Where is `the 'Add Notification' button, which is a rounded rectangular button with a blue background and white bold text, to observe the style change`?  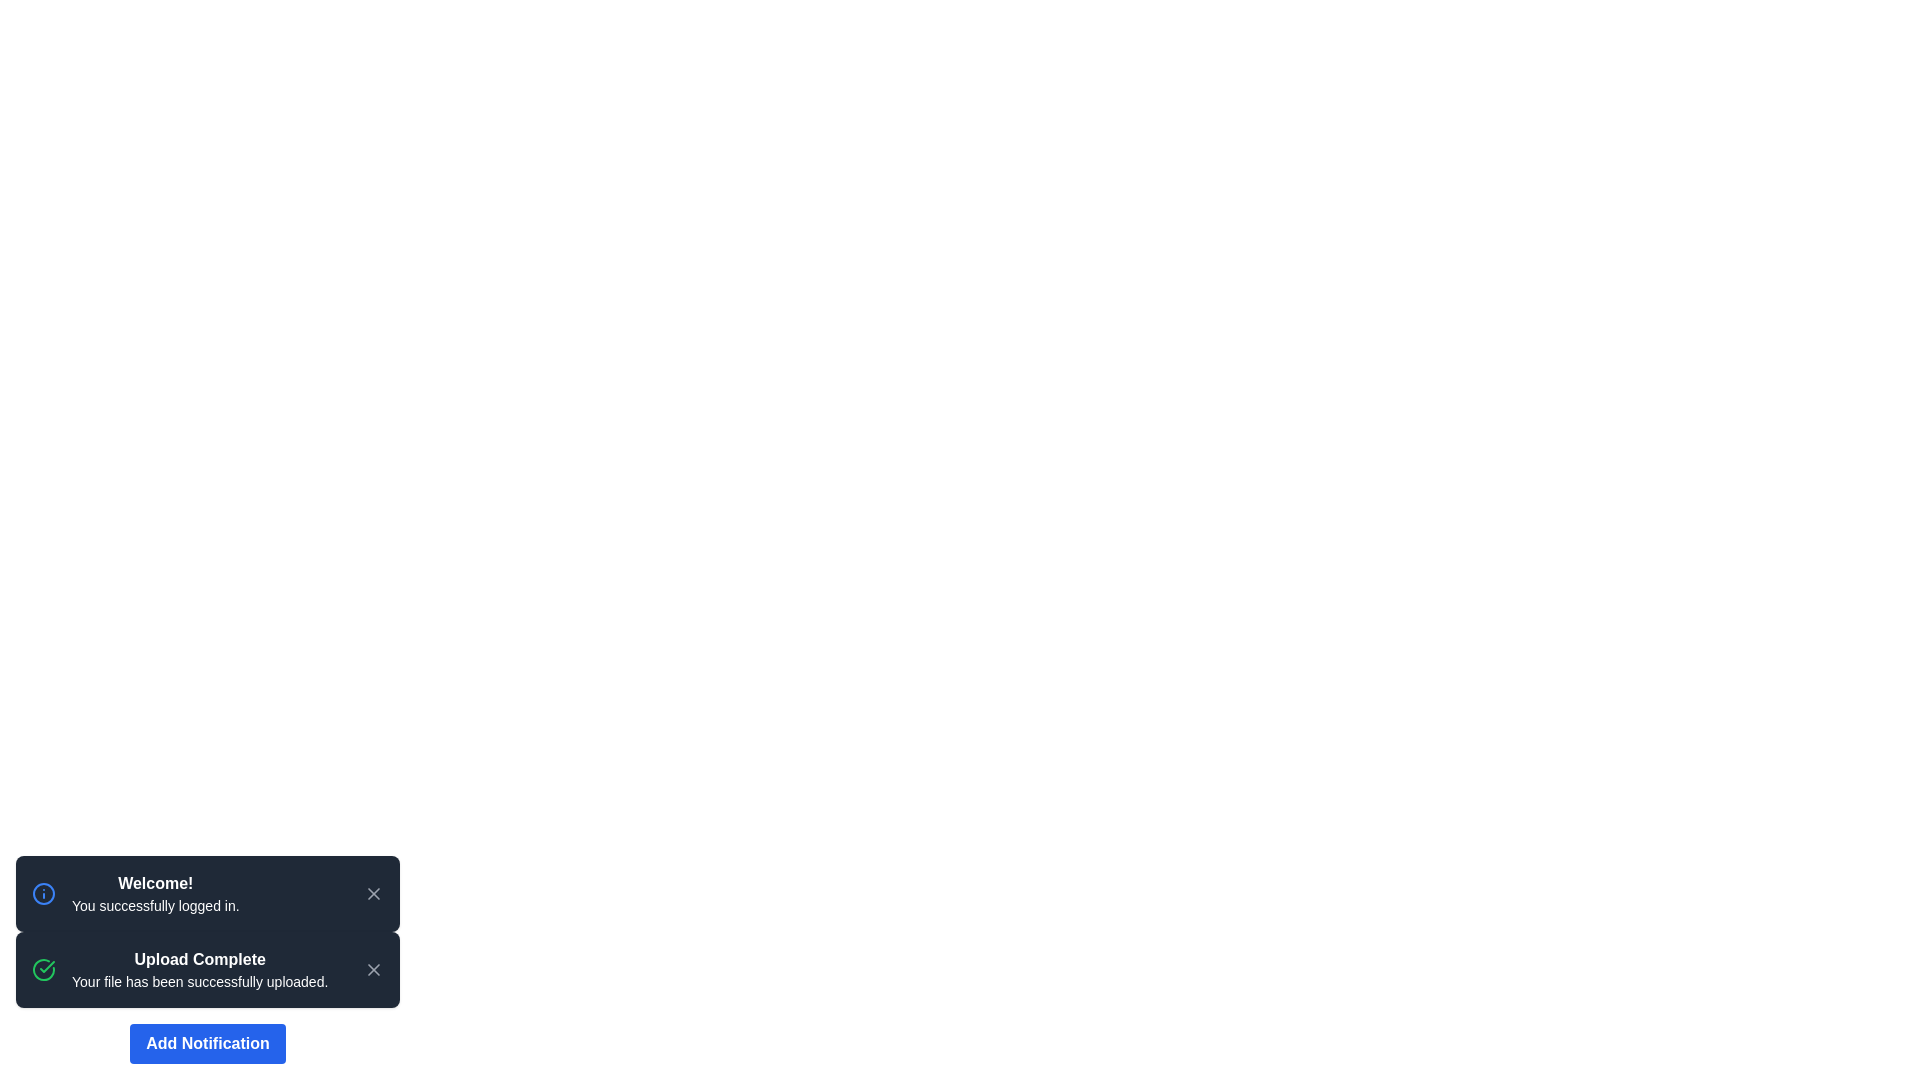 the 'Add Notification' button, which is a rounded rectangular button with a blue background and white bold text, to observe the style change is located at coordinates (207, 1043).